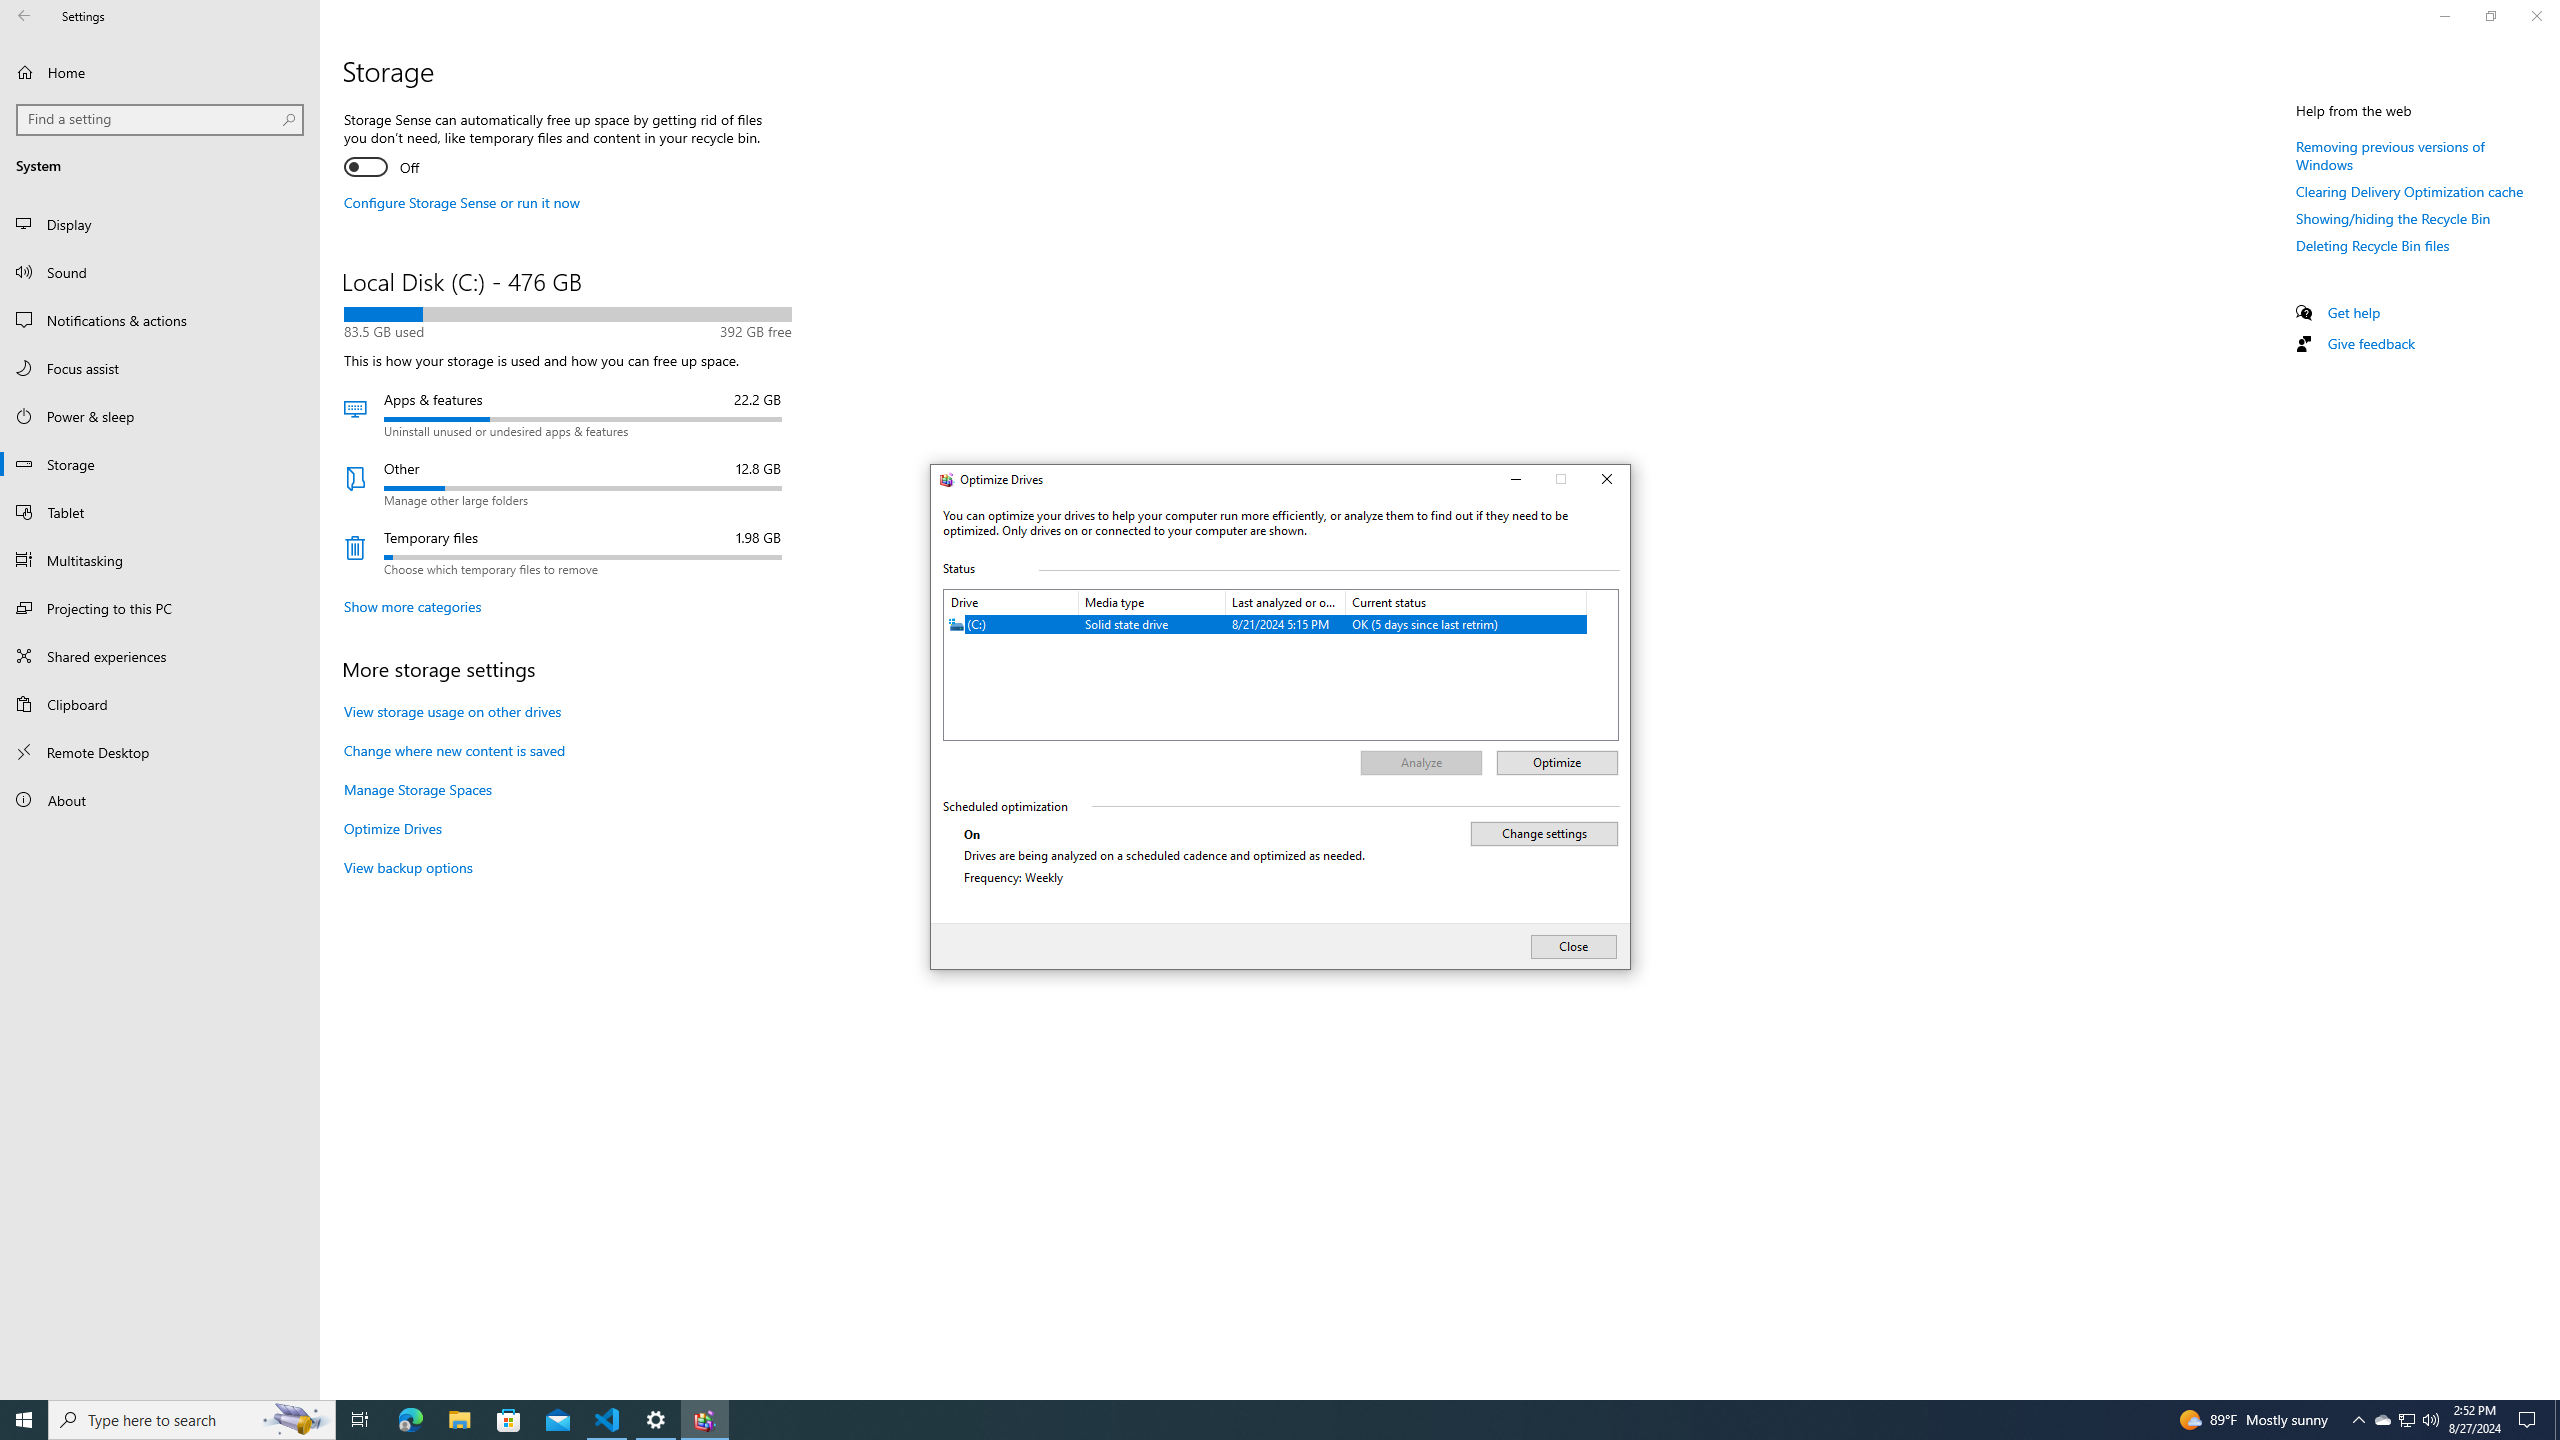  I want to click on 'Start', so click(24, 1418).